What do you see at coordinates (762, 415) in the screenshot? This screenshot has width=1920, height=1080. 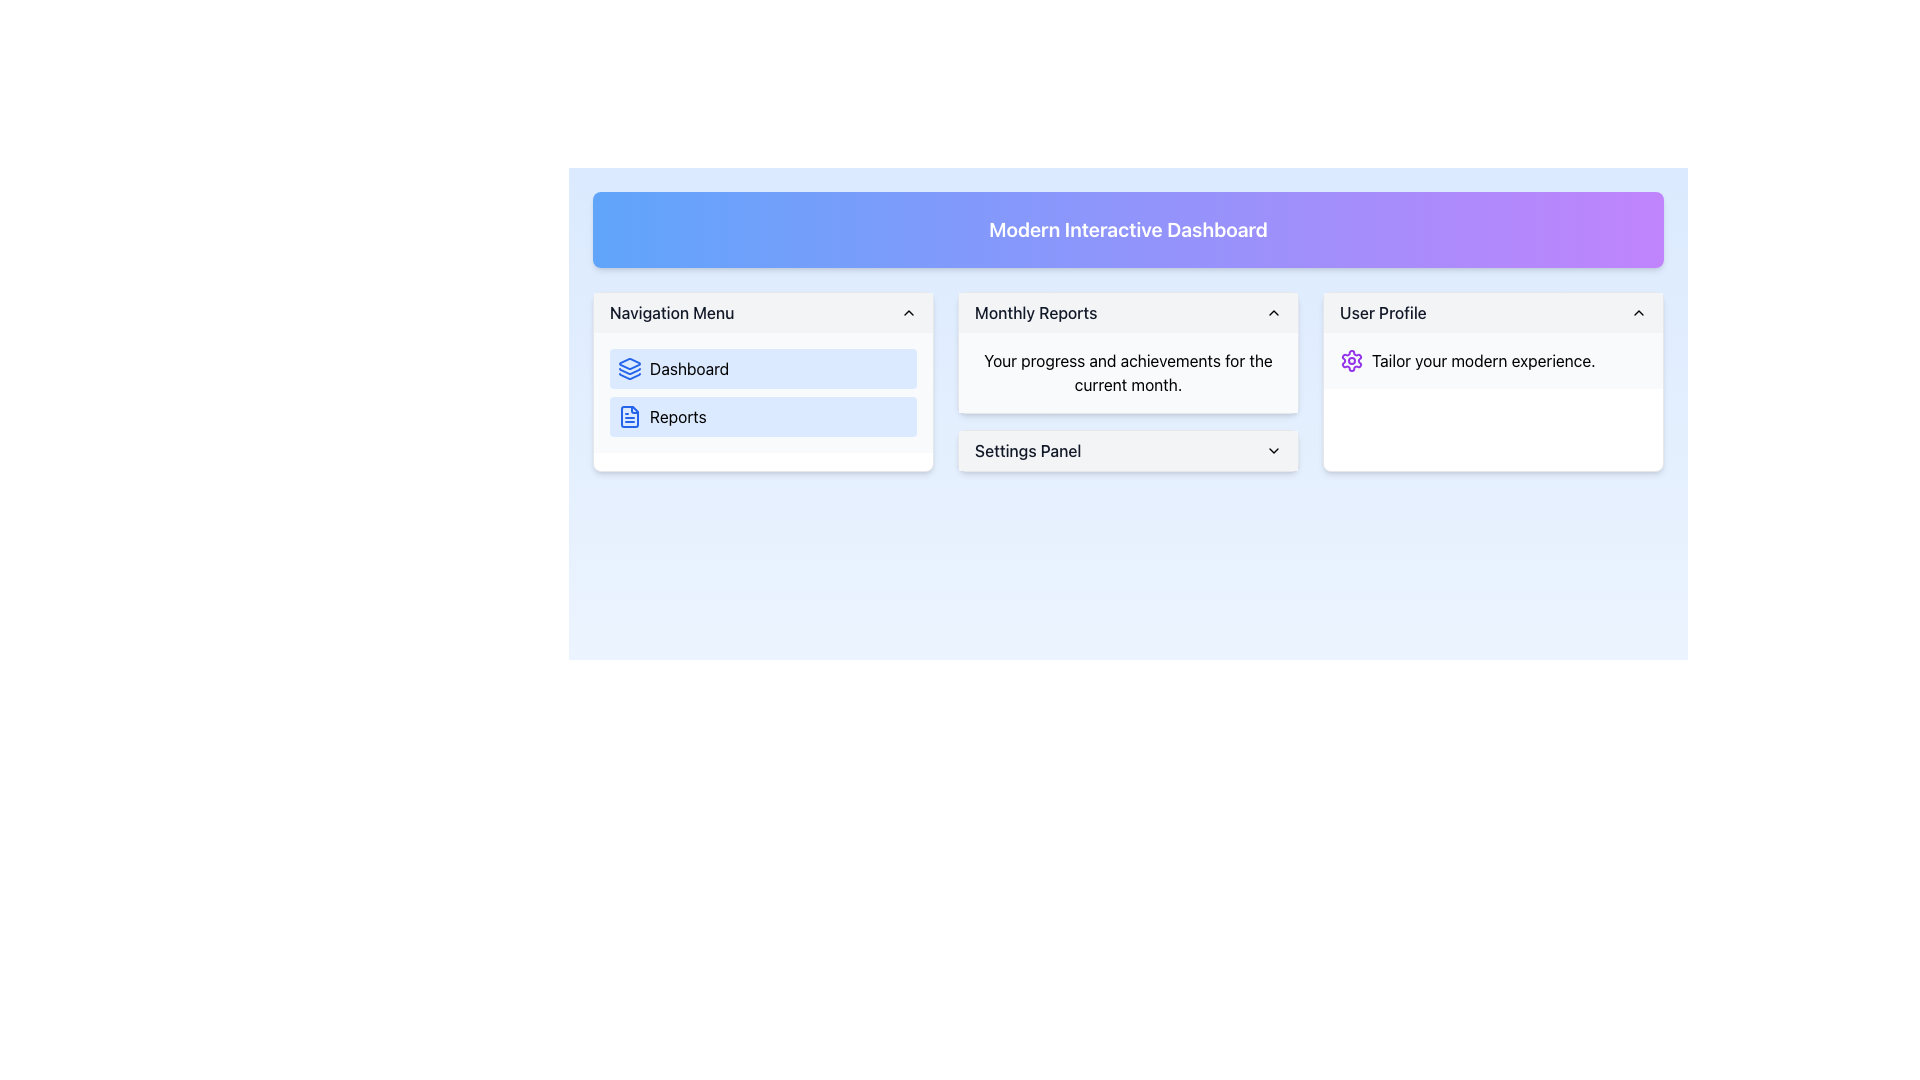 I see `the second button in the navigation menu located in the left panel of the interface to change its background color` at bounding box center [762, 415].